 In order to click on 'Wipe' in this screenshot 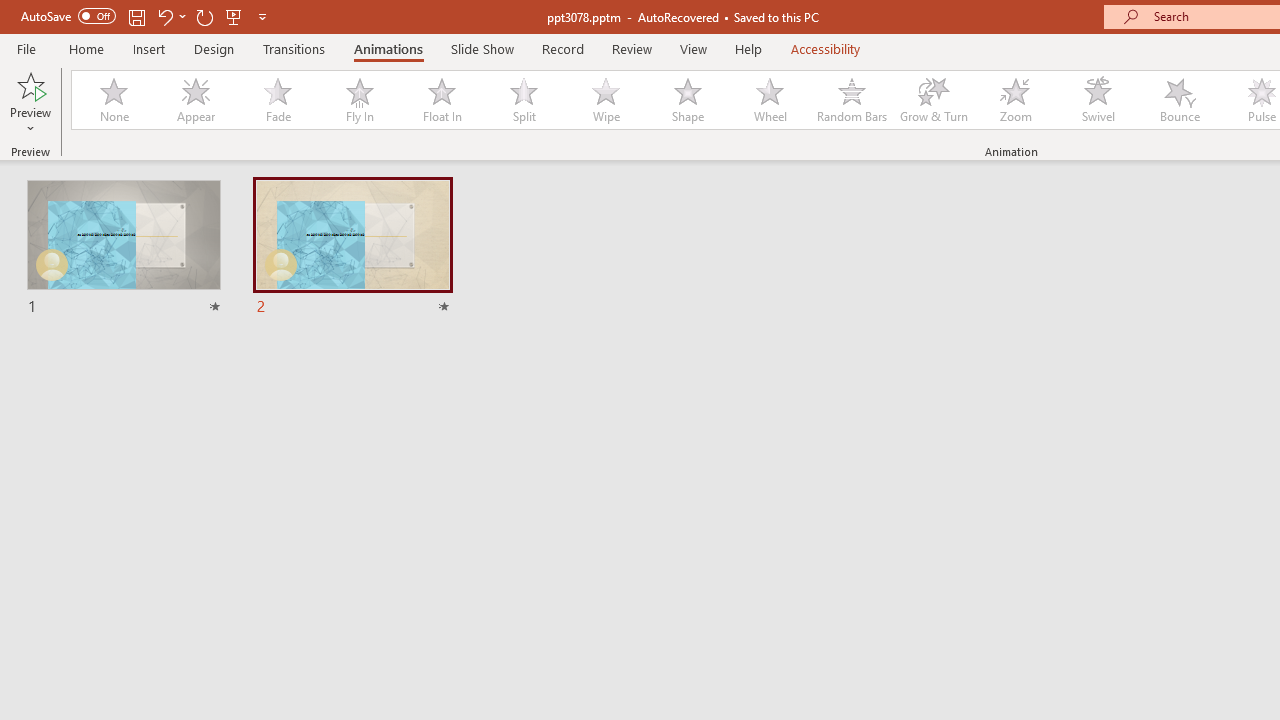, I will do `click(604, 100)`.